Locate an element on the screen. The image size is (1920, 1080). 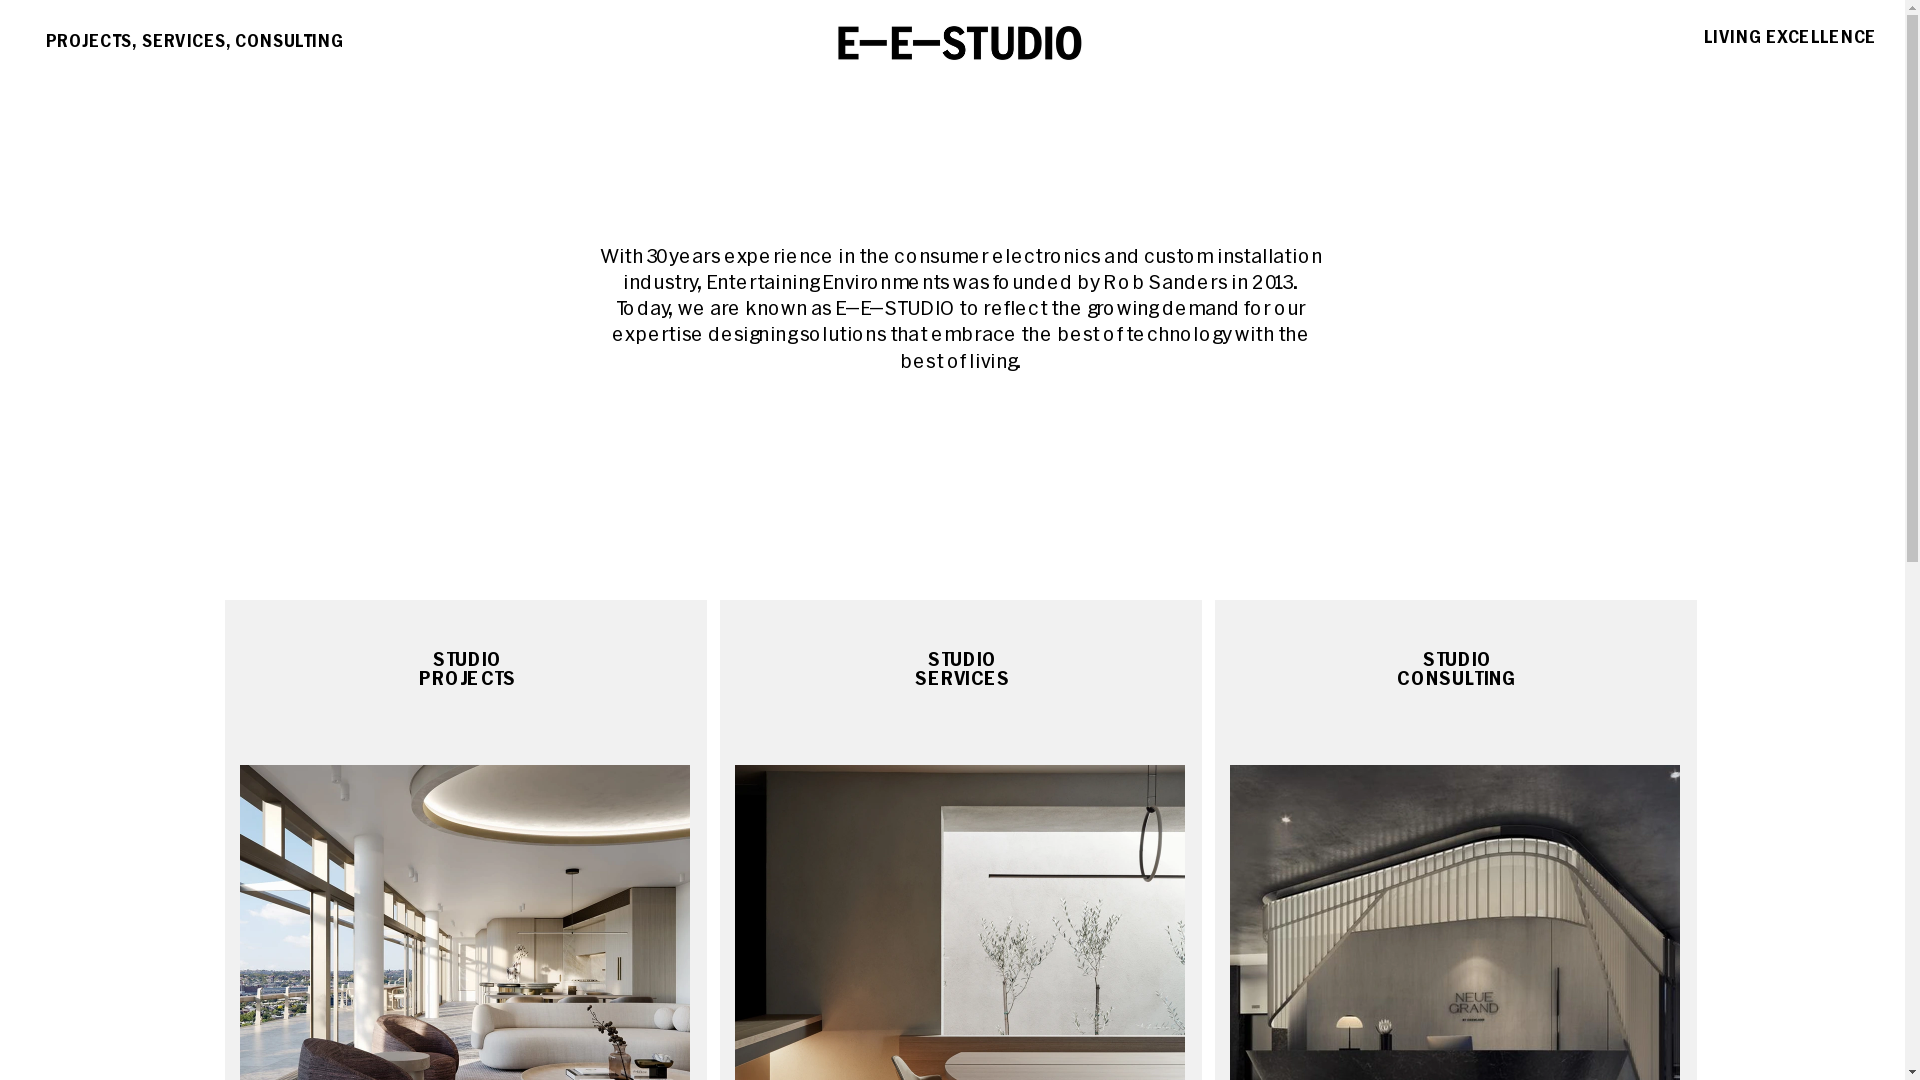
'PROJECTS' is located at coordinates (68, 35).